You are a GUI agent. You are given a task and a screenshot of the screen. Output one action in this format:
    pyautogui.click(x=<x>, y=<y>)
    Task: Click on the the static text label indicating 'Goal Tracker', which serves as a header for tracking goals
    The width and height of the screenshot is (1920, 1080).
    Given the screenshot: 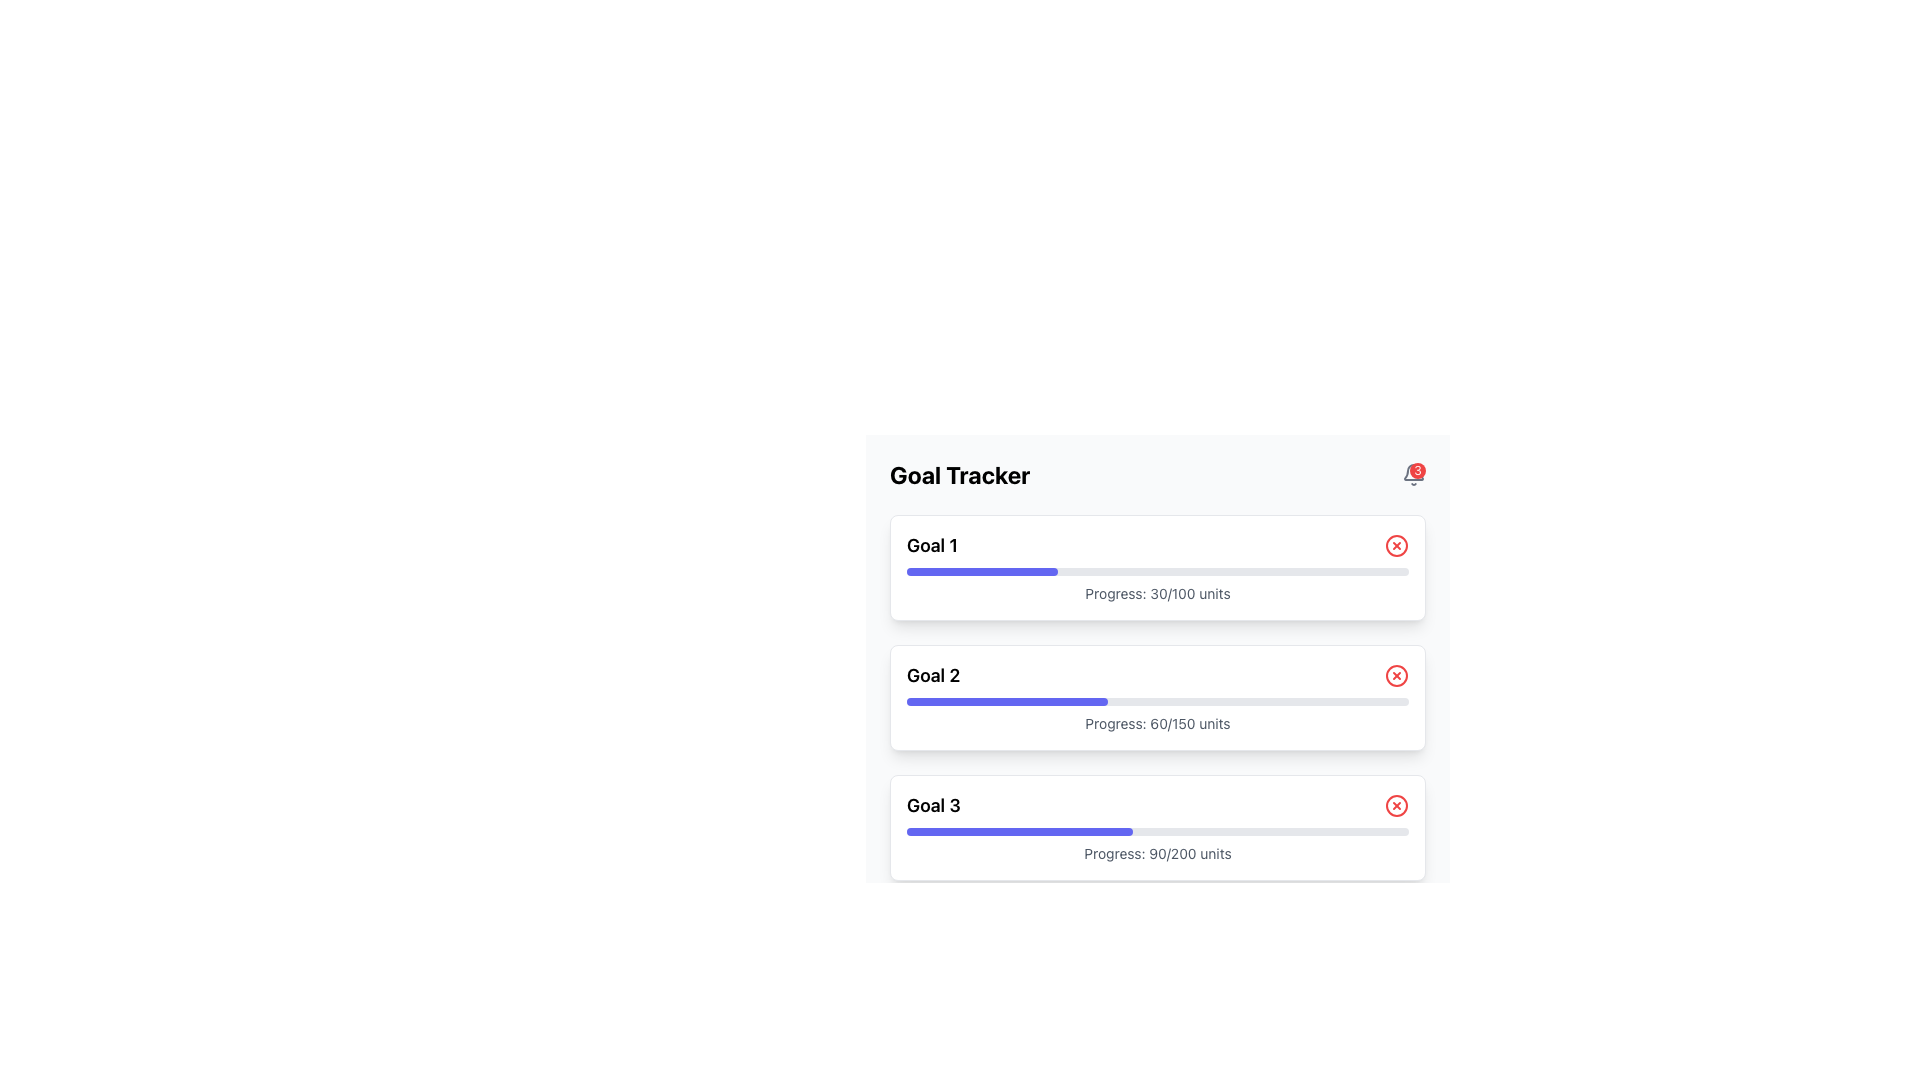 What is the action you would take?
    pyautogui.click(x=960, y=474)
    